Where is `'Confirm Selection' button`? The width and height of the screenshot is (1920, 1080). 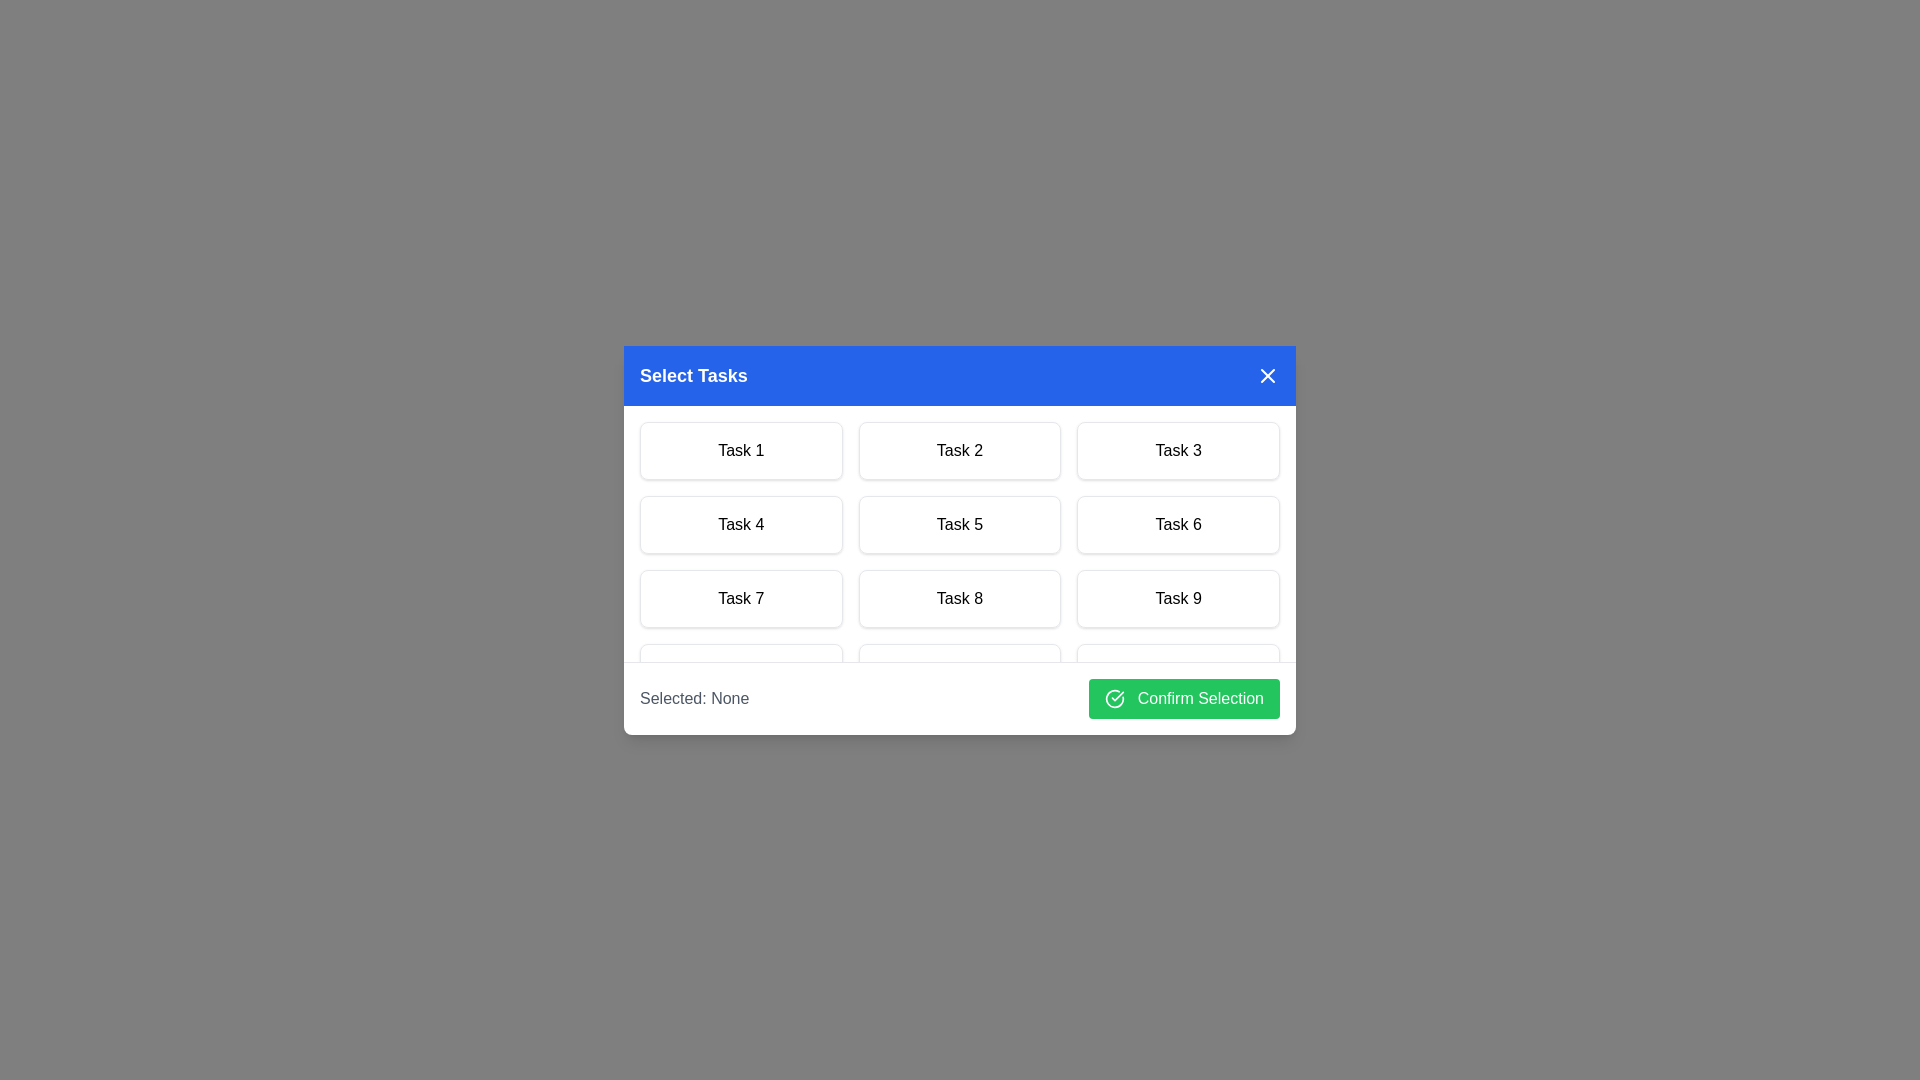 'Confirm Selection' button is located at coordinates (1184, 697).